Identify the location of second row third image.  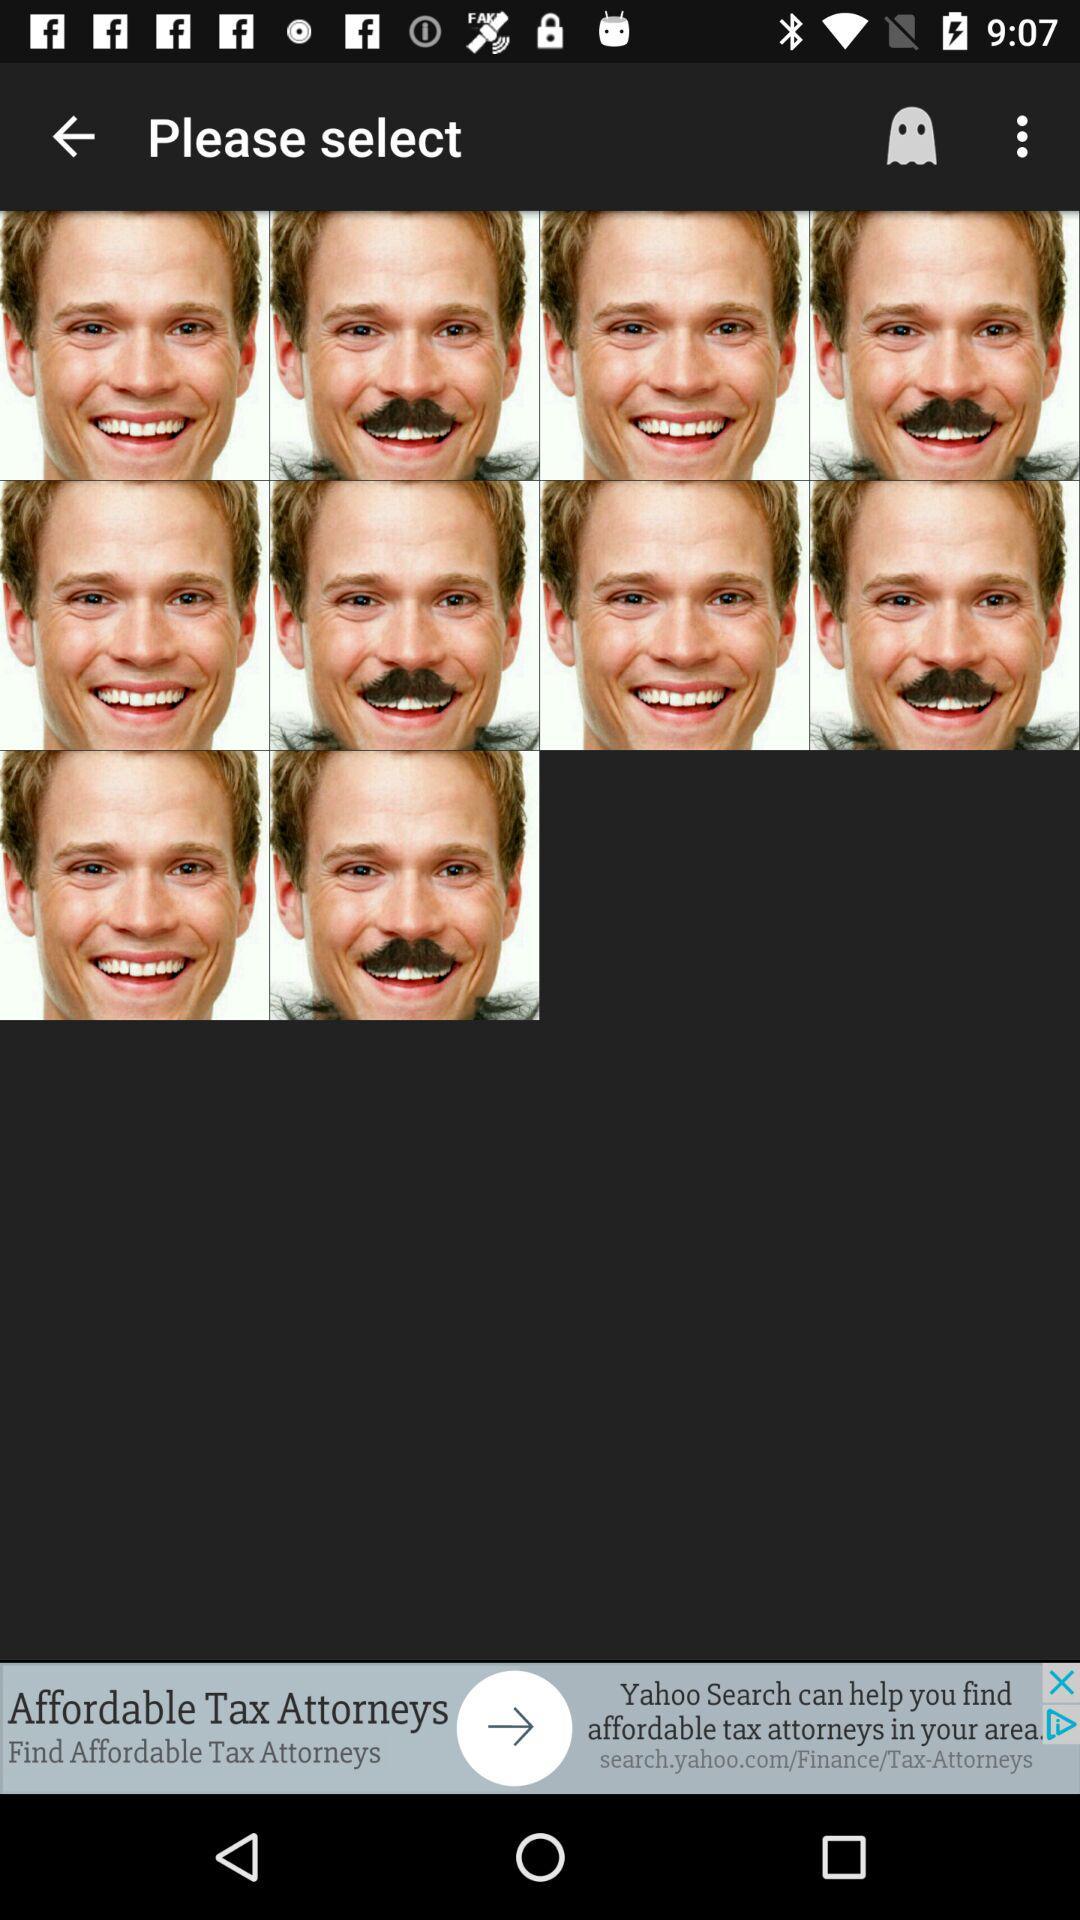
(674, 614).